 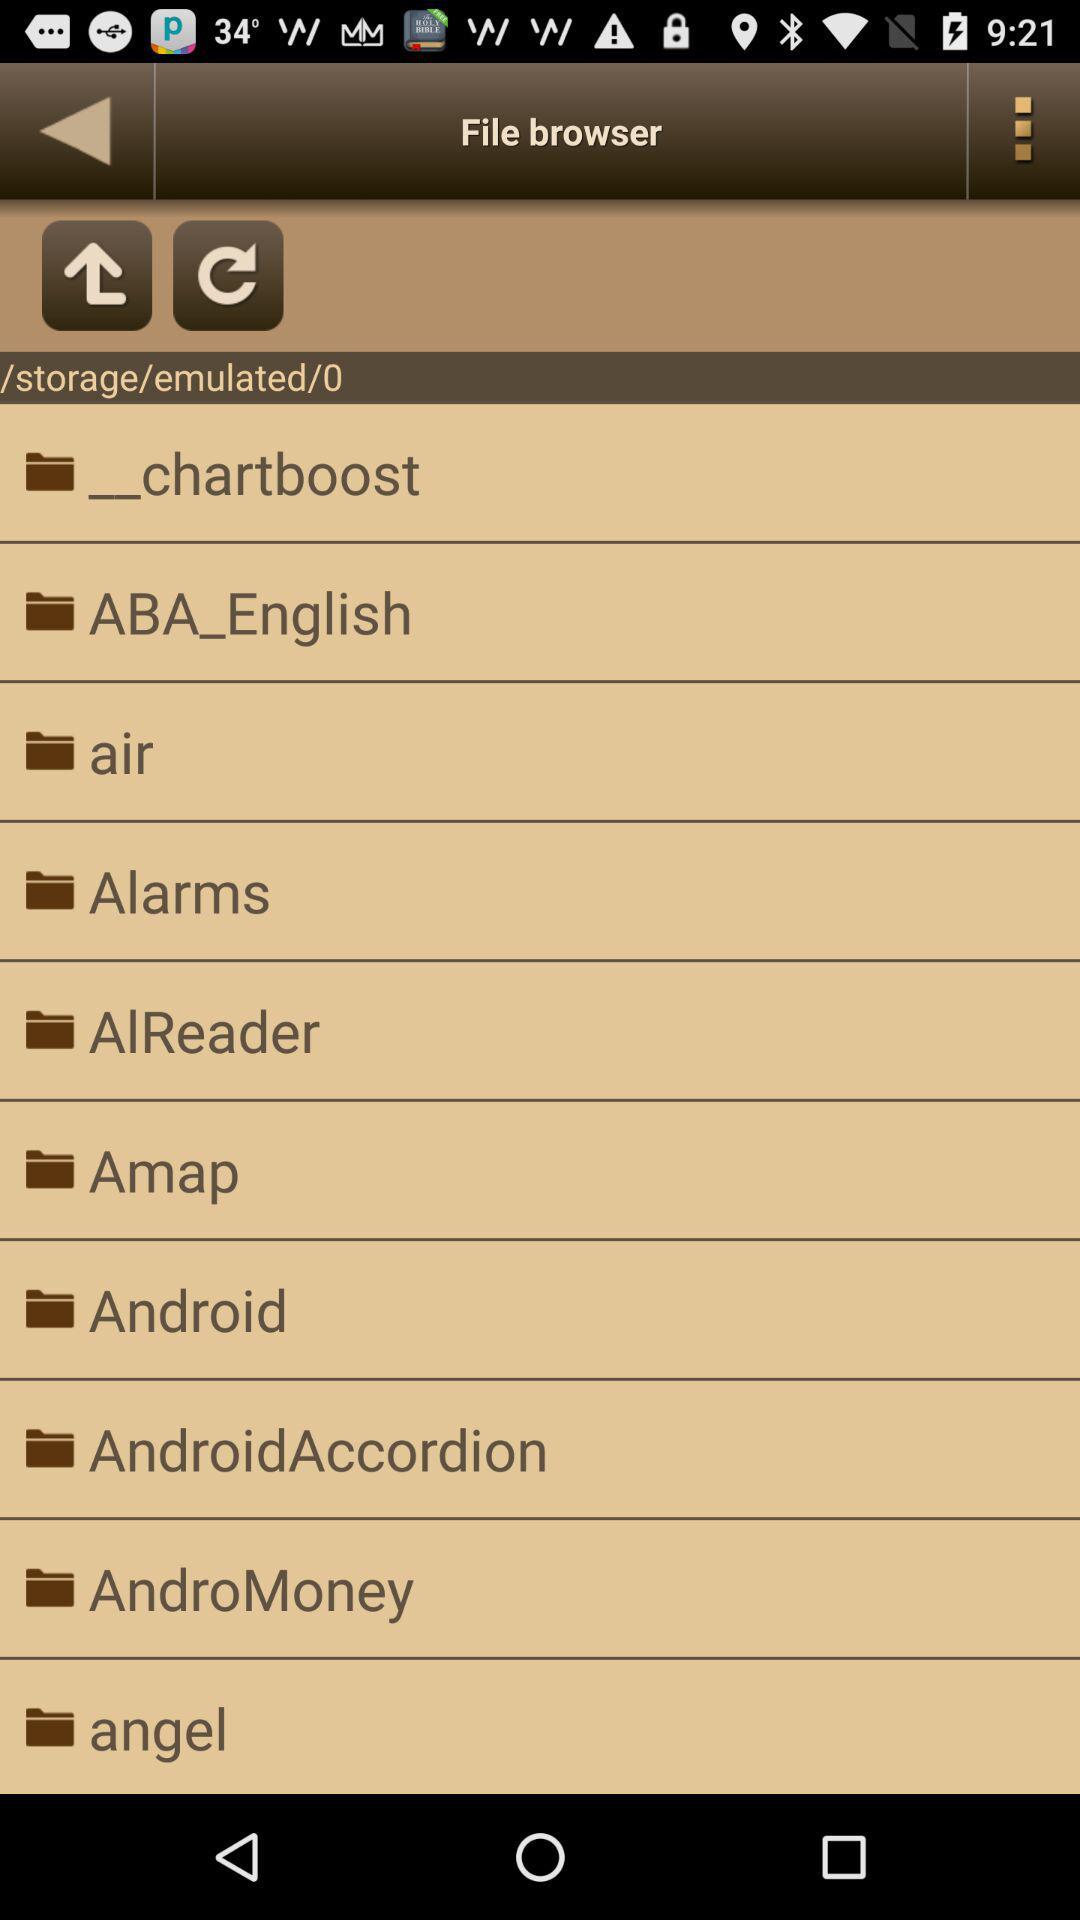 I want to click on for more options, so click(x=1024, y=130).